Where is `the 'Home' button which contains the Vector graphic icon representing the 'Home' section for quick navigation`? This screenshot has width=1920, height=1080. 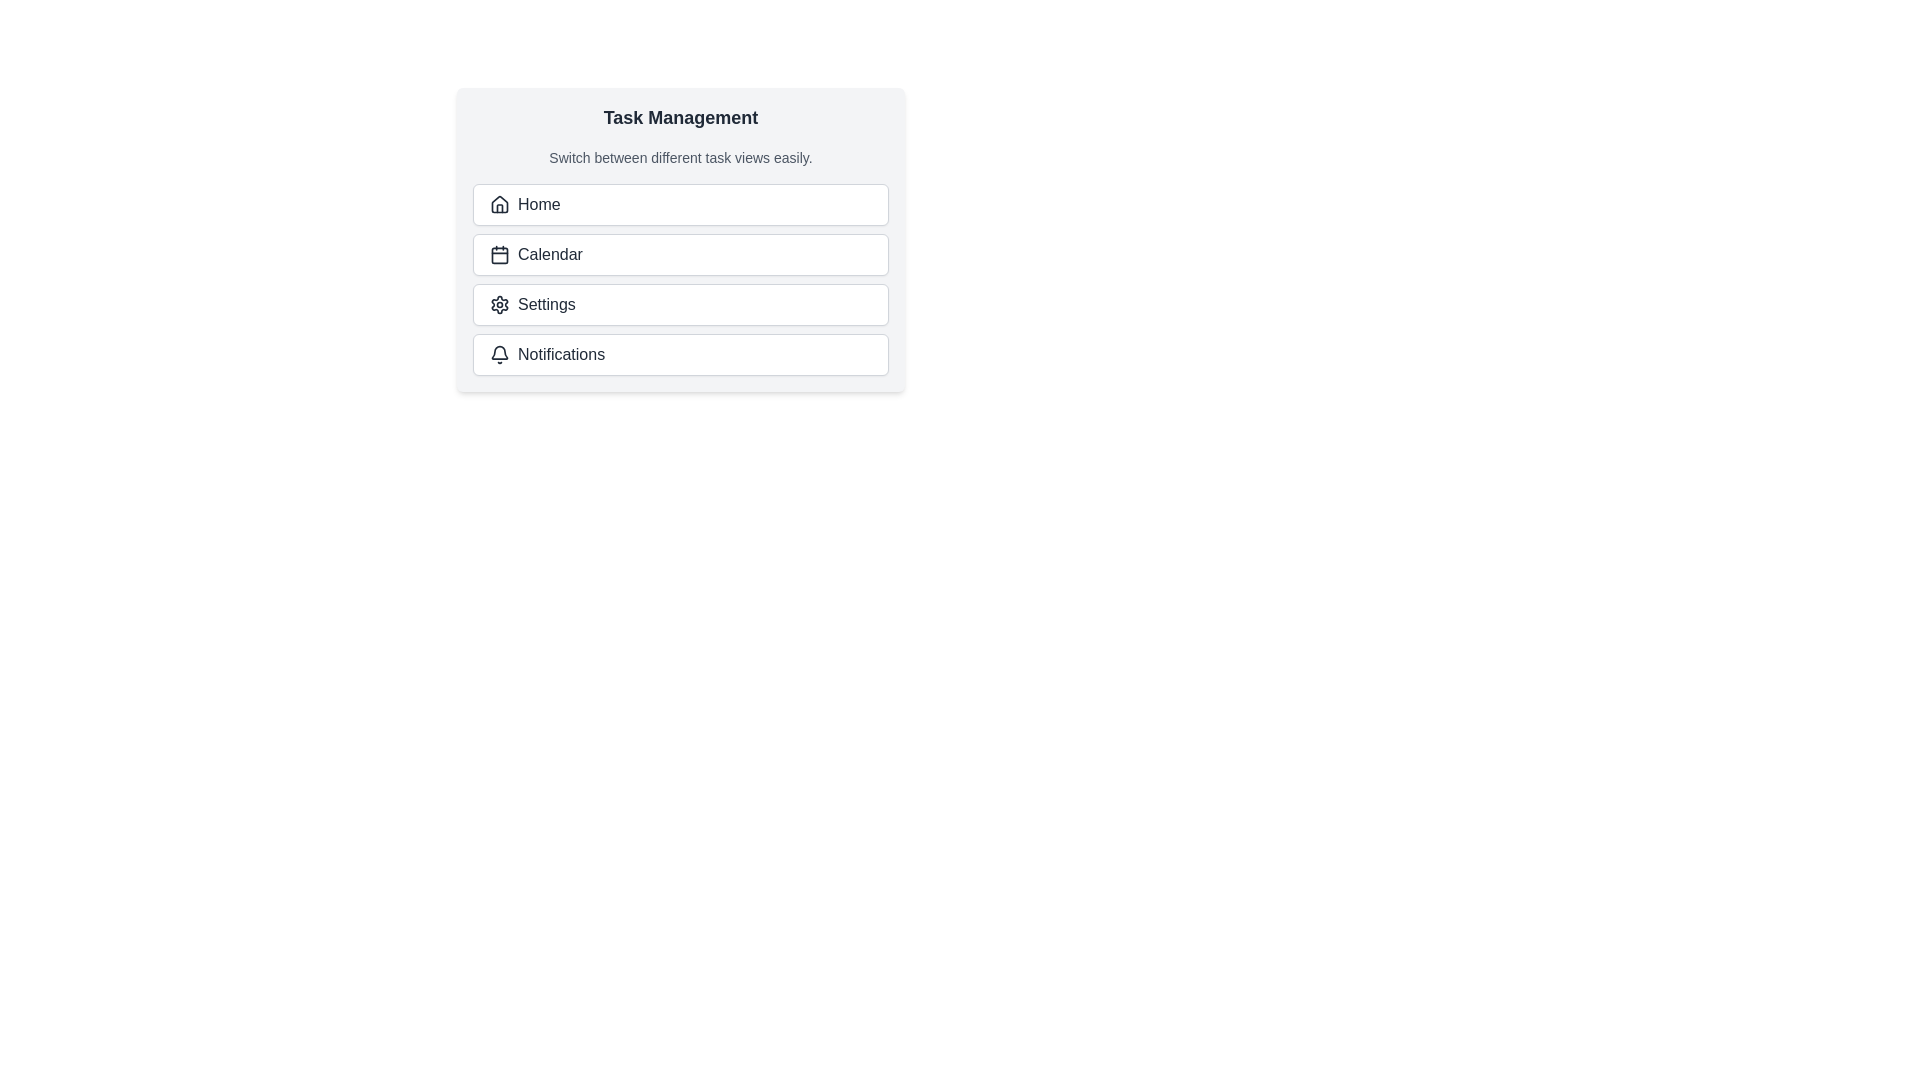
the 'Home' button which contains the Vector graphic icon representing the 'Home' section for quick navigation is located at coordinates (499, 204).